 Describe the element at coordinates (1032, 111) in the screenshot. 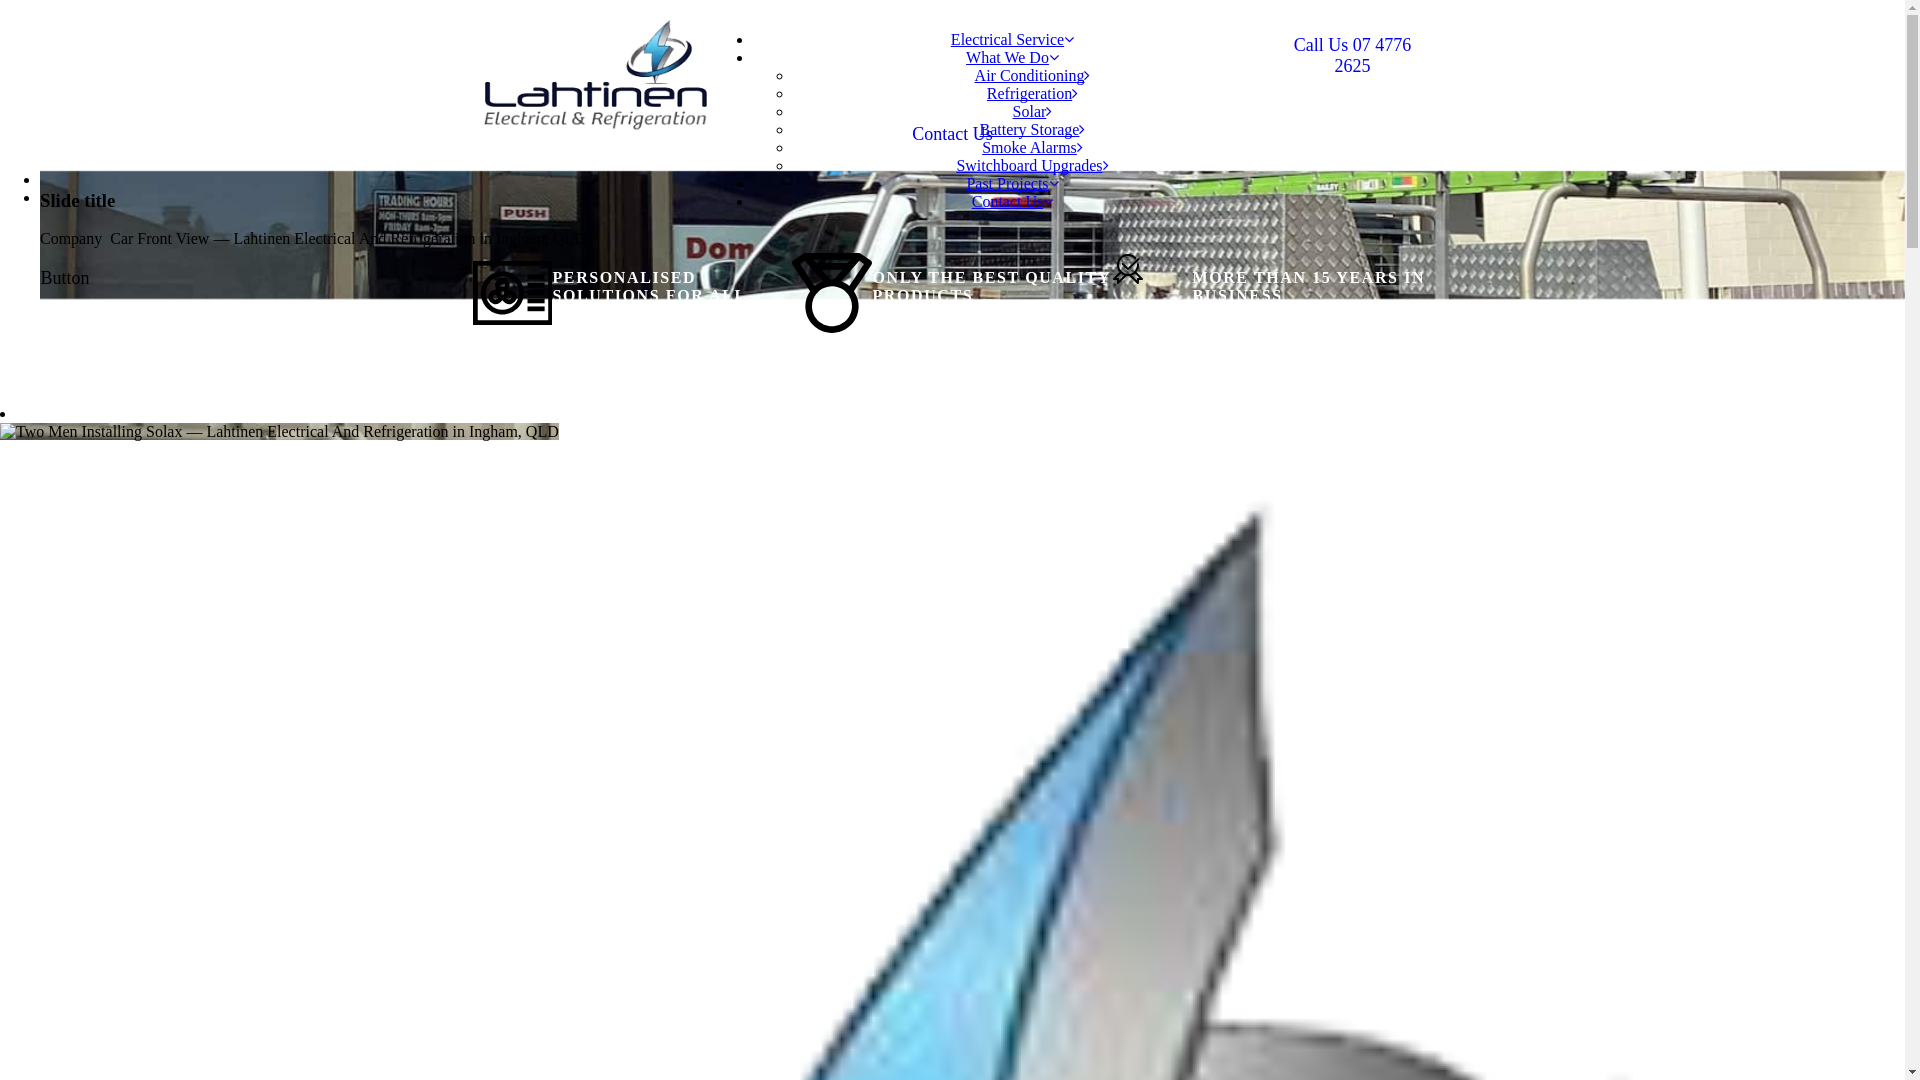

I see `'Solar'` at that location.